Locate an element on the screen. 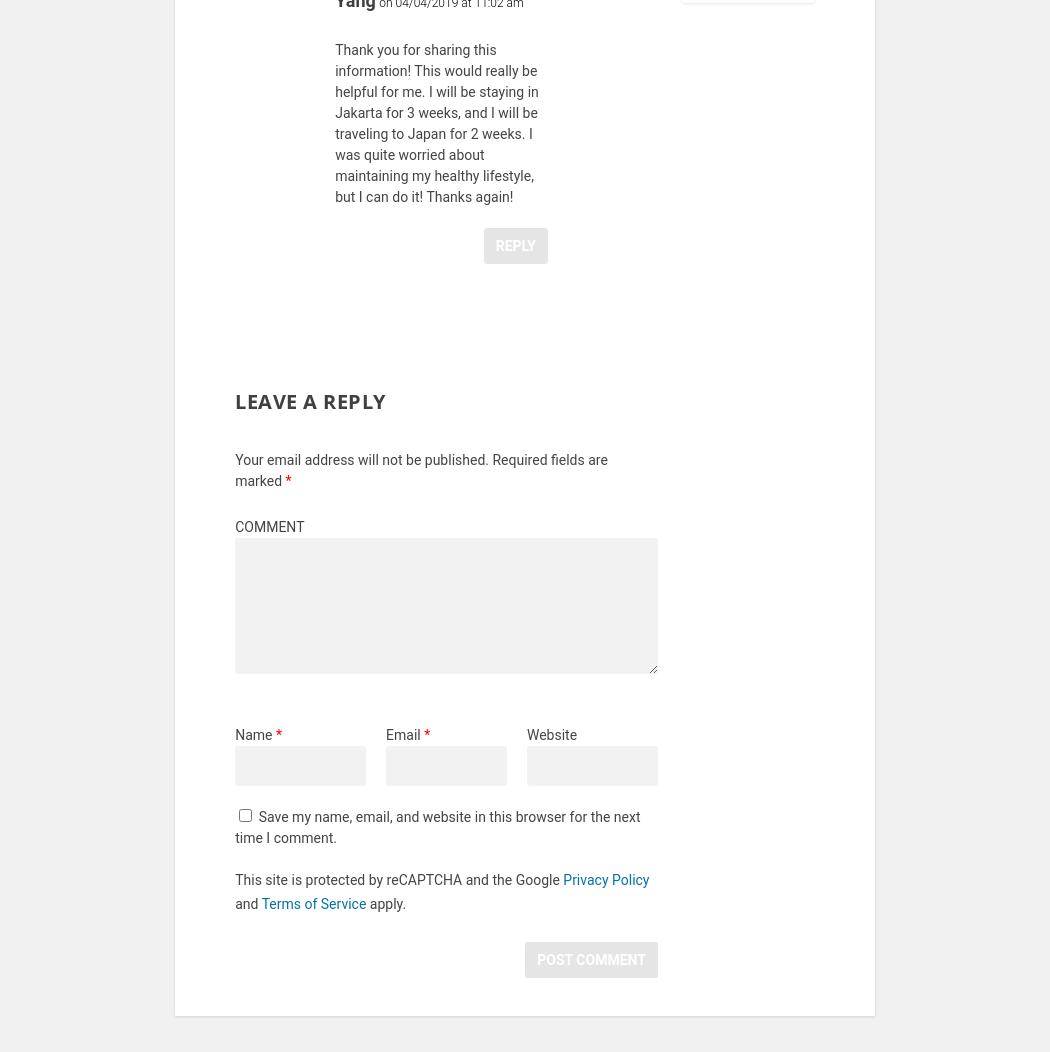 The image size is (1050, 1052). 'Required fields are marked' is located at coordinates (420, 482).